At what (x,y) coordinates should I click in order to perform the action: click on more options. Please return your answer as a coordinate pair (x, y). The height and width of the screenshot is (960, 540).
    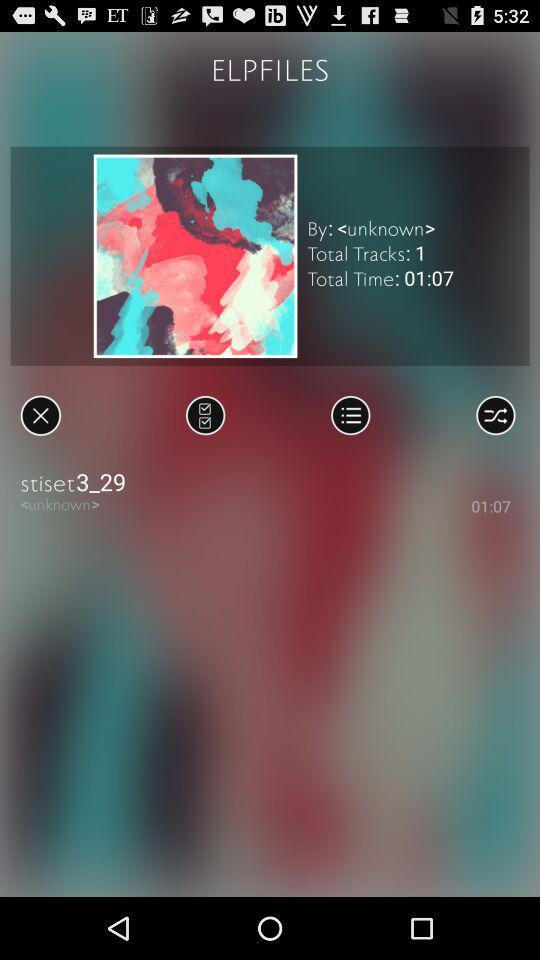
    Looking at the image, I should click on (349, 414).